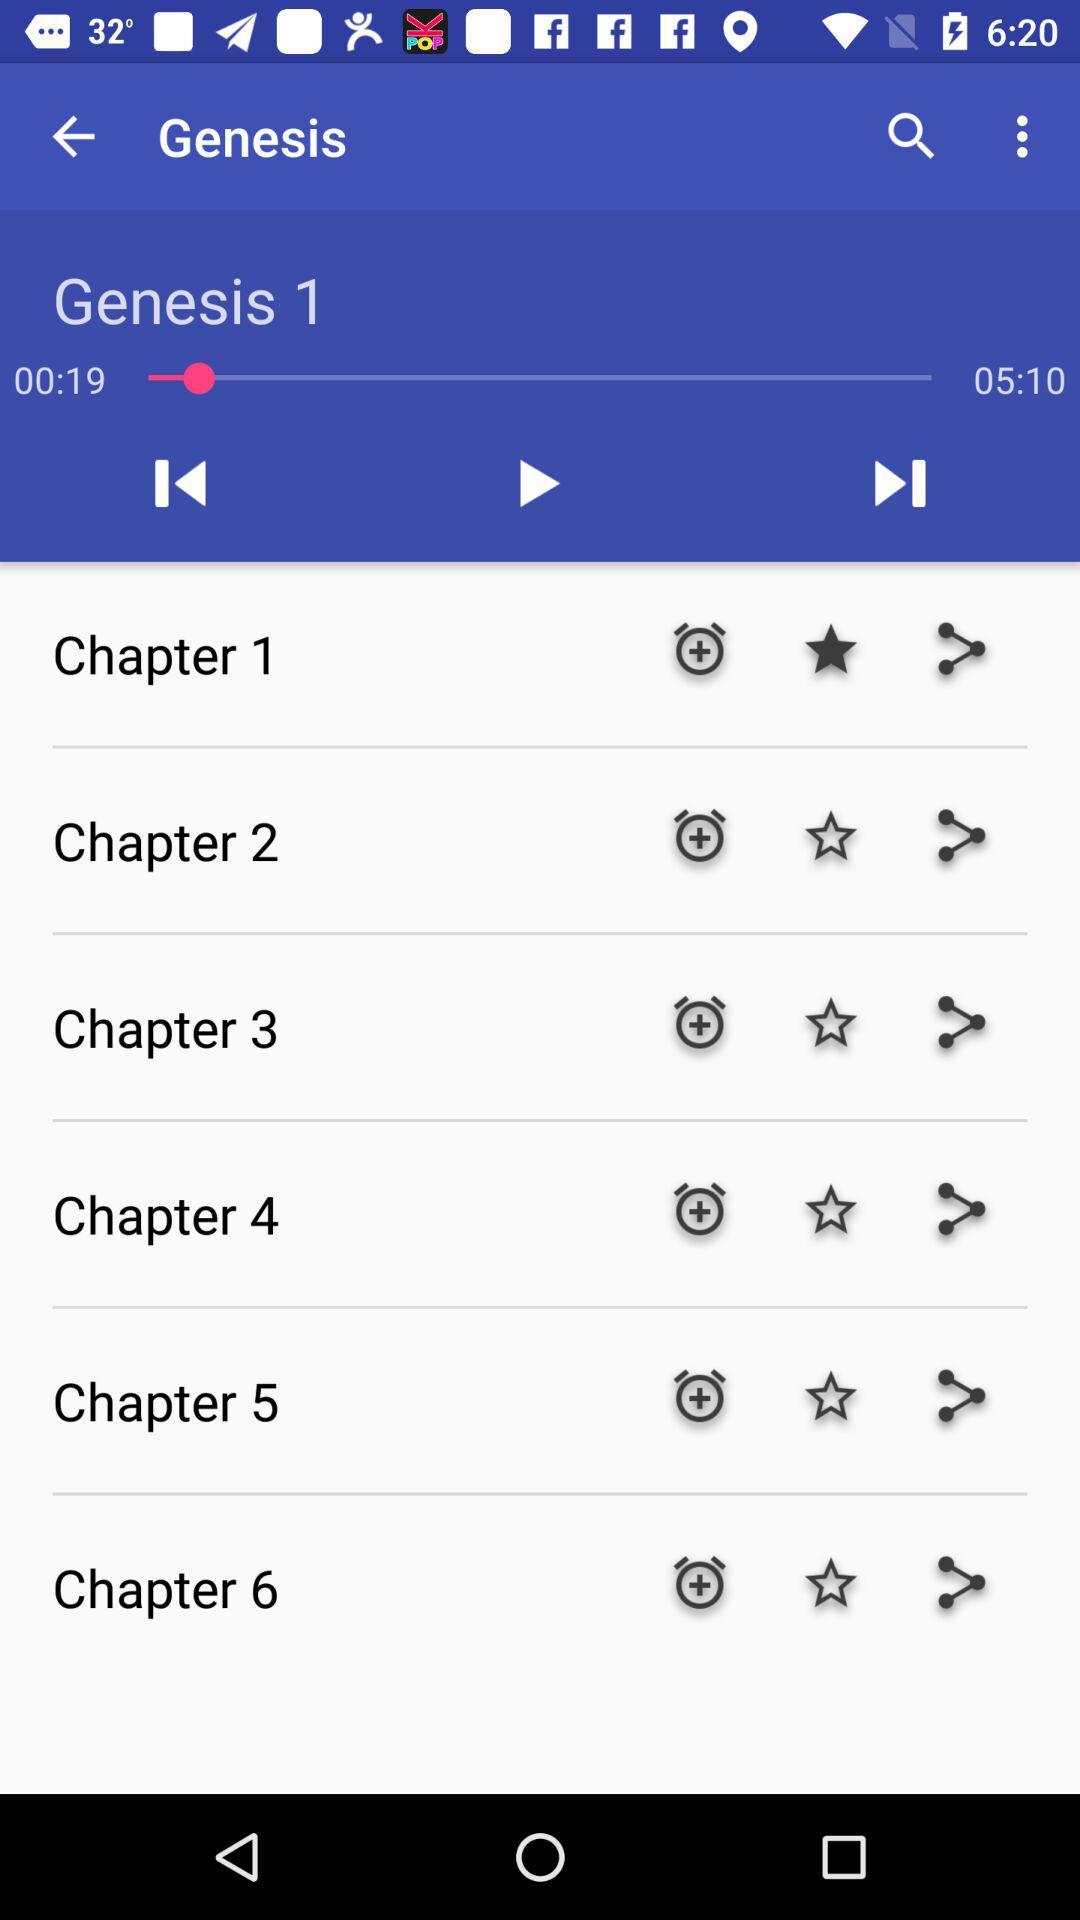  Describe the element at coordinates (72, 135) in the screenshot. I see `the app next to the genesis item` at that location.